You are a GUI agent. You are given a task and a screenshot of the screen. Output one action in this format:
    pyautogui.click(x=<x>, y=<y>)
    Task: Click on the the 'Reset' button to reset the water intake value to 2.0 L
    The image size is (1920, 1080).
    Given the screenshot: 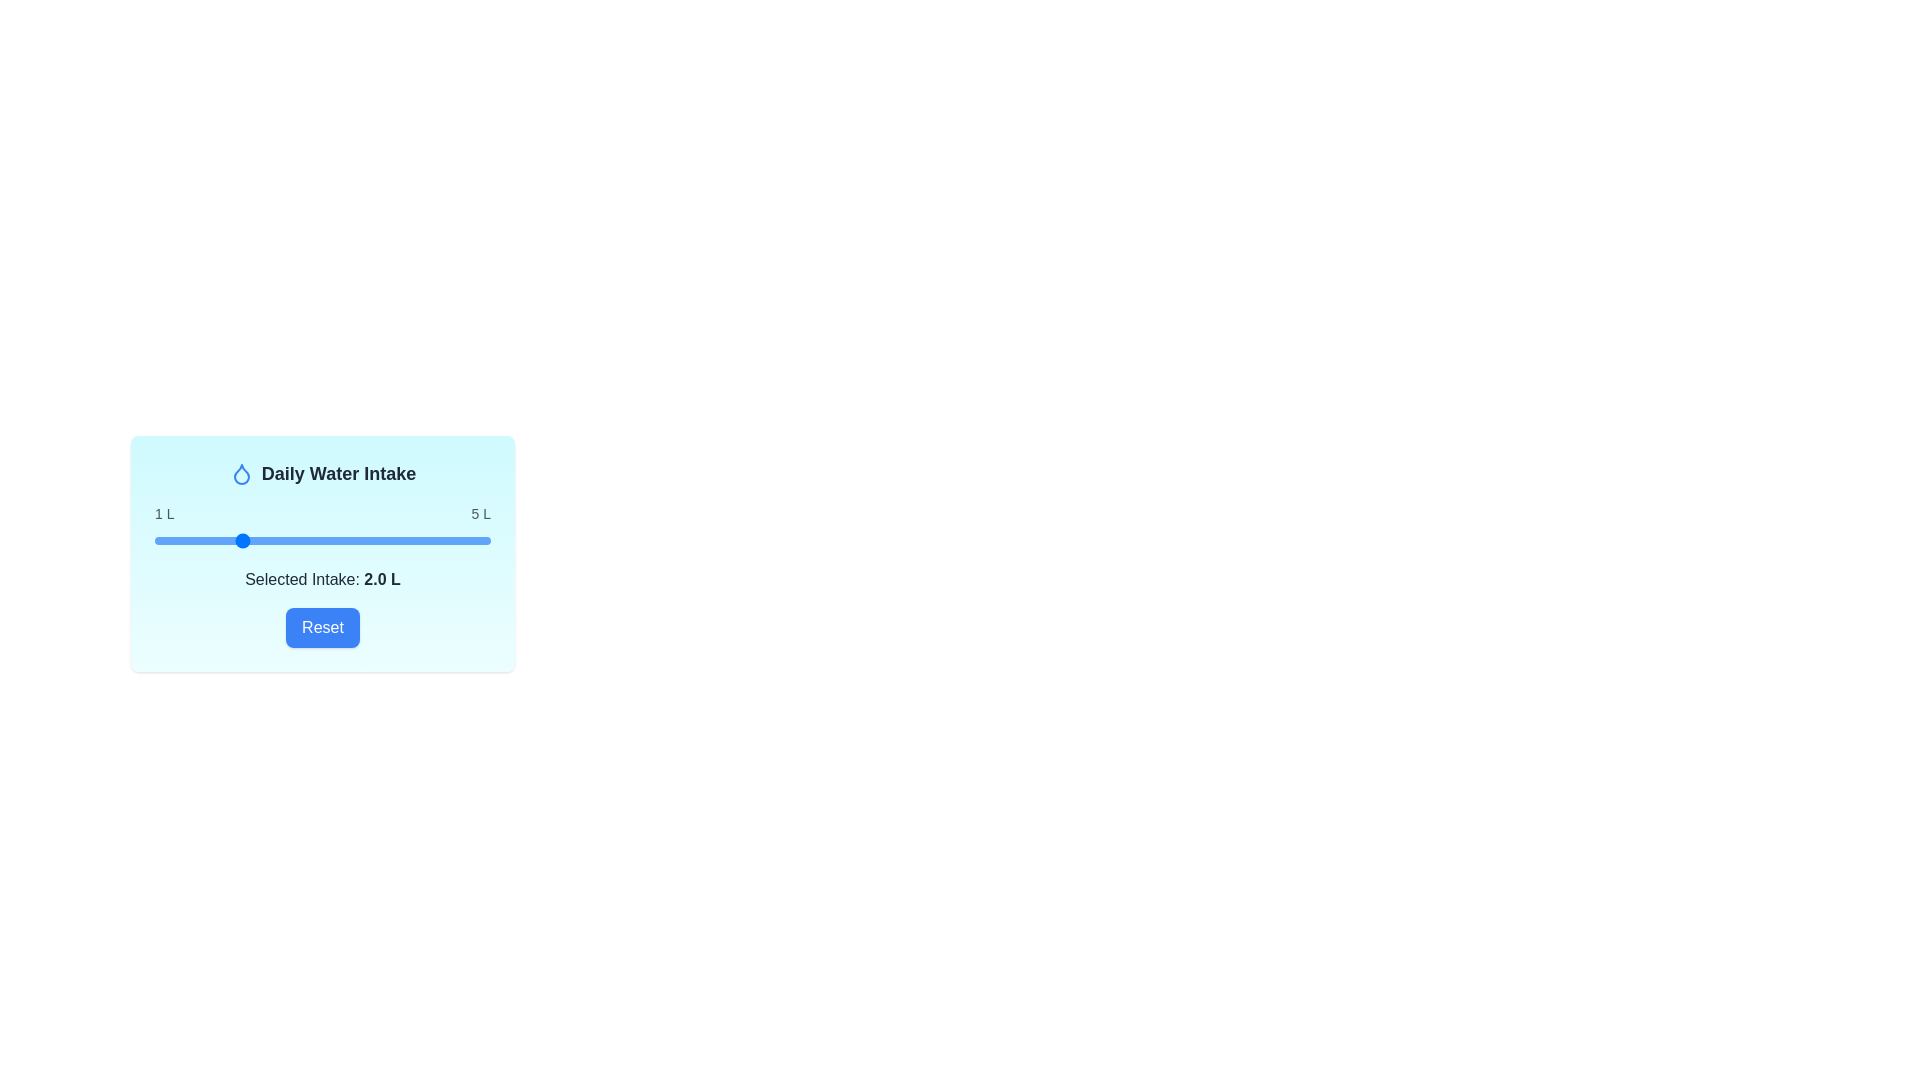 What is the action you would take?
    pyautogui.click(x=322, y=627)
    